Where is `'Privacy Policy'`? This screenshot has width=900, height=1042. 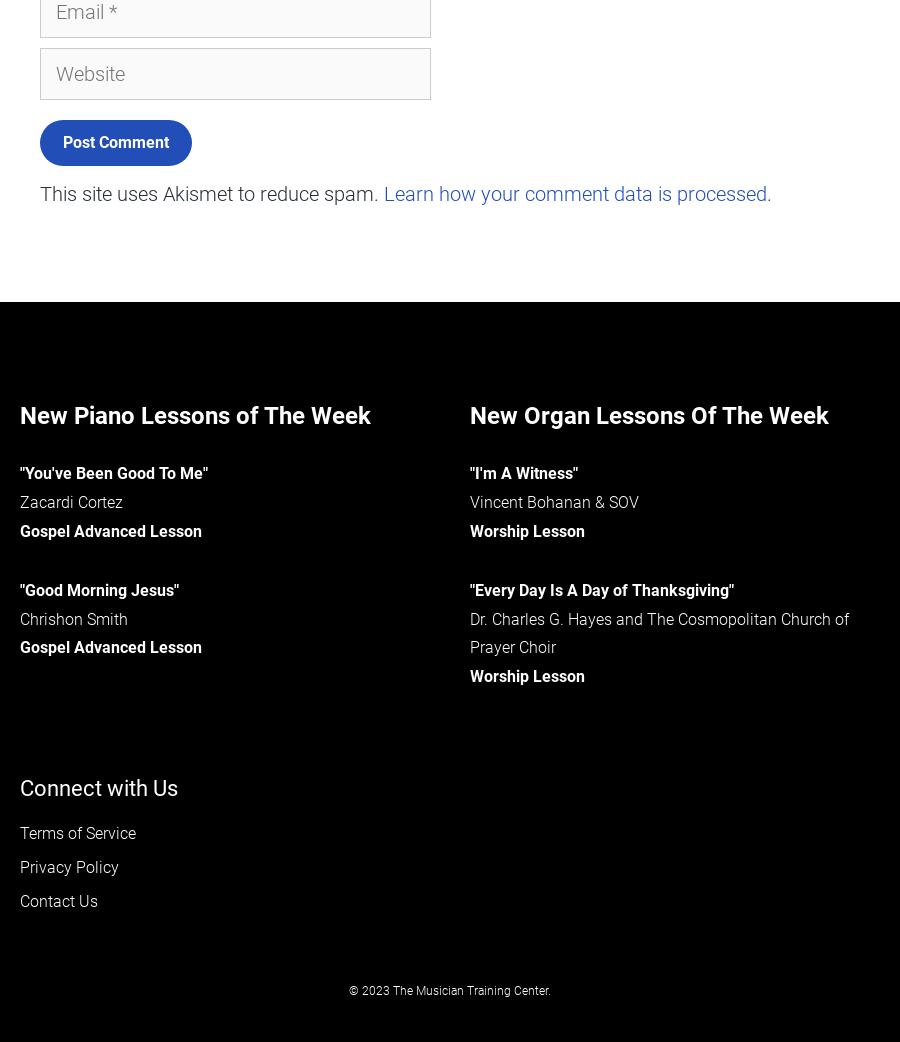
'Privacy Policy' is located at coordinates (68, 866).